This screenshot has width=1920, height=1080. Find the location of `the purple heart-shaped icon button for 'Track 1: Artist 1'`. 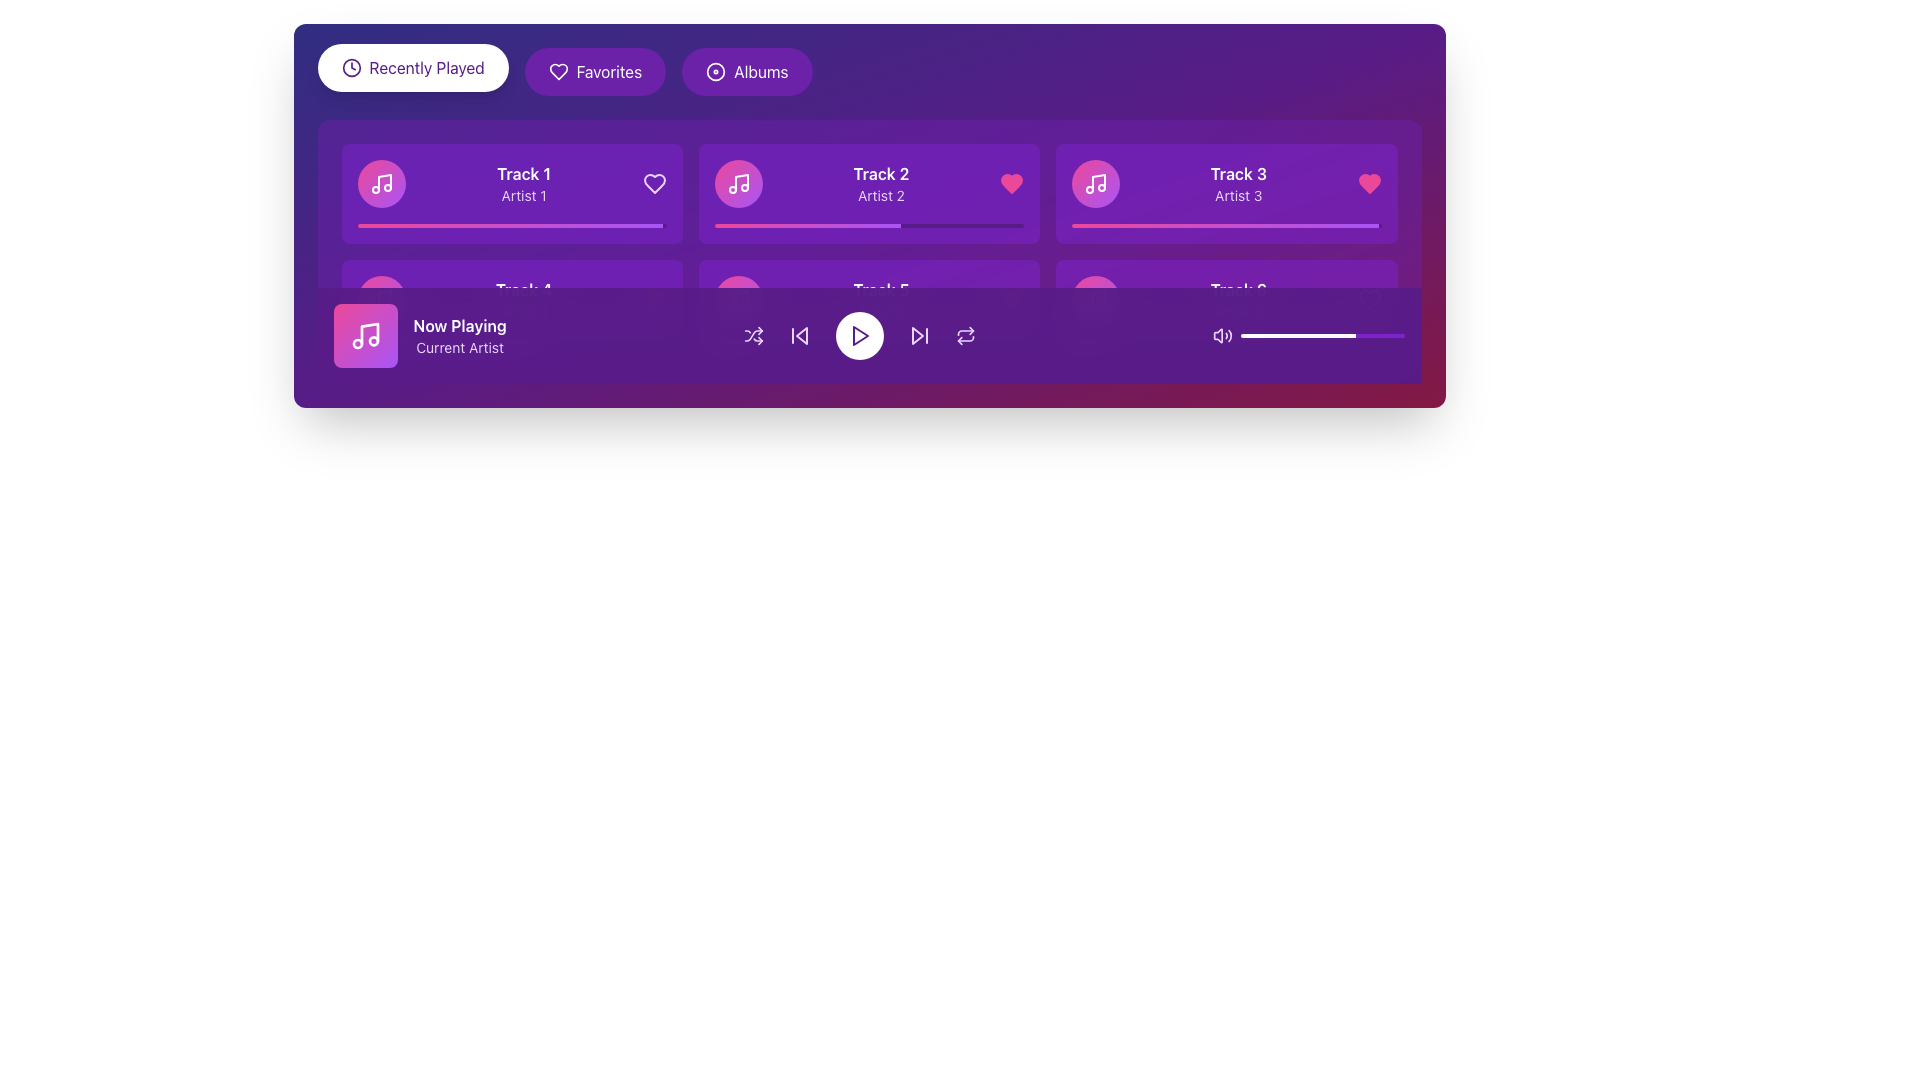

the purple heart-shaped icon button for 'Track 1: Artist 1' is located at coordinates (654, 184).